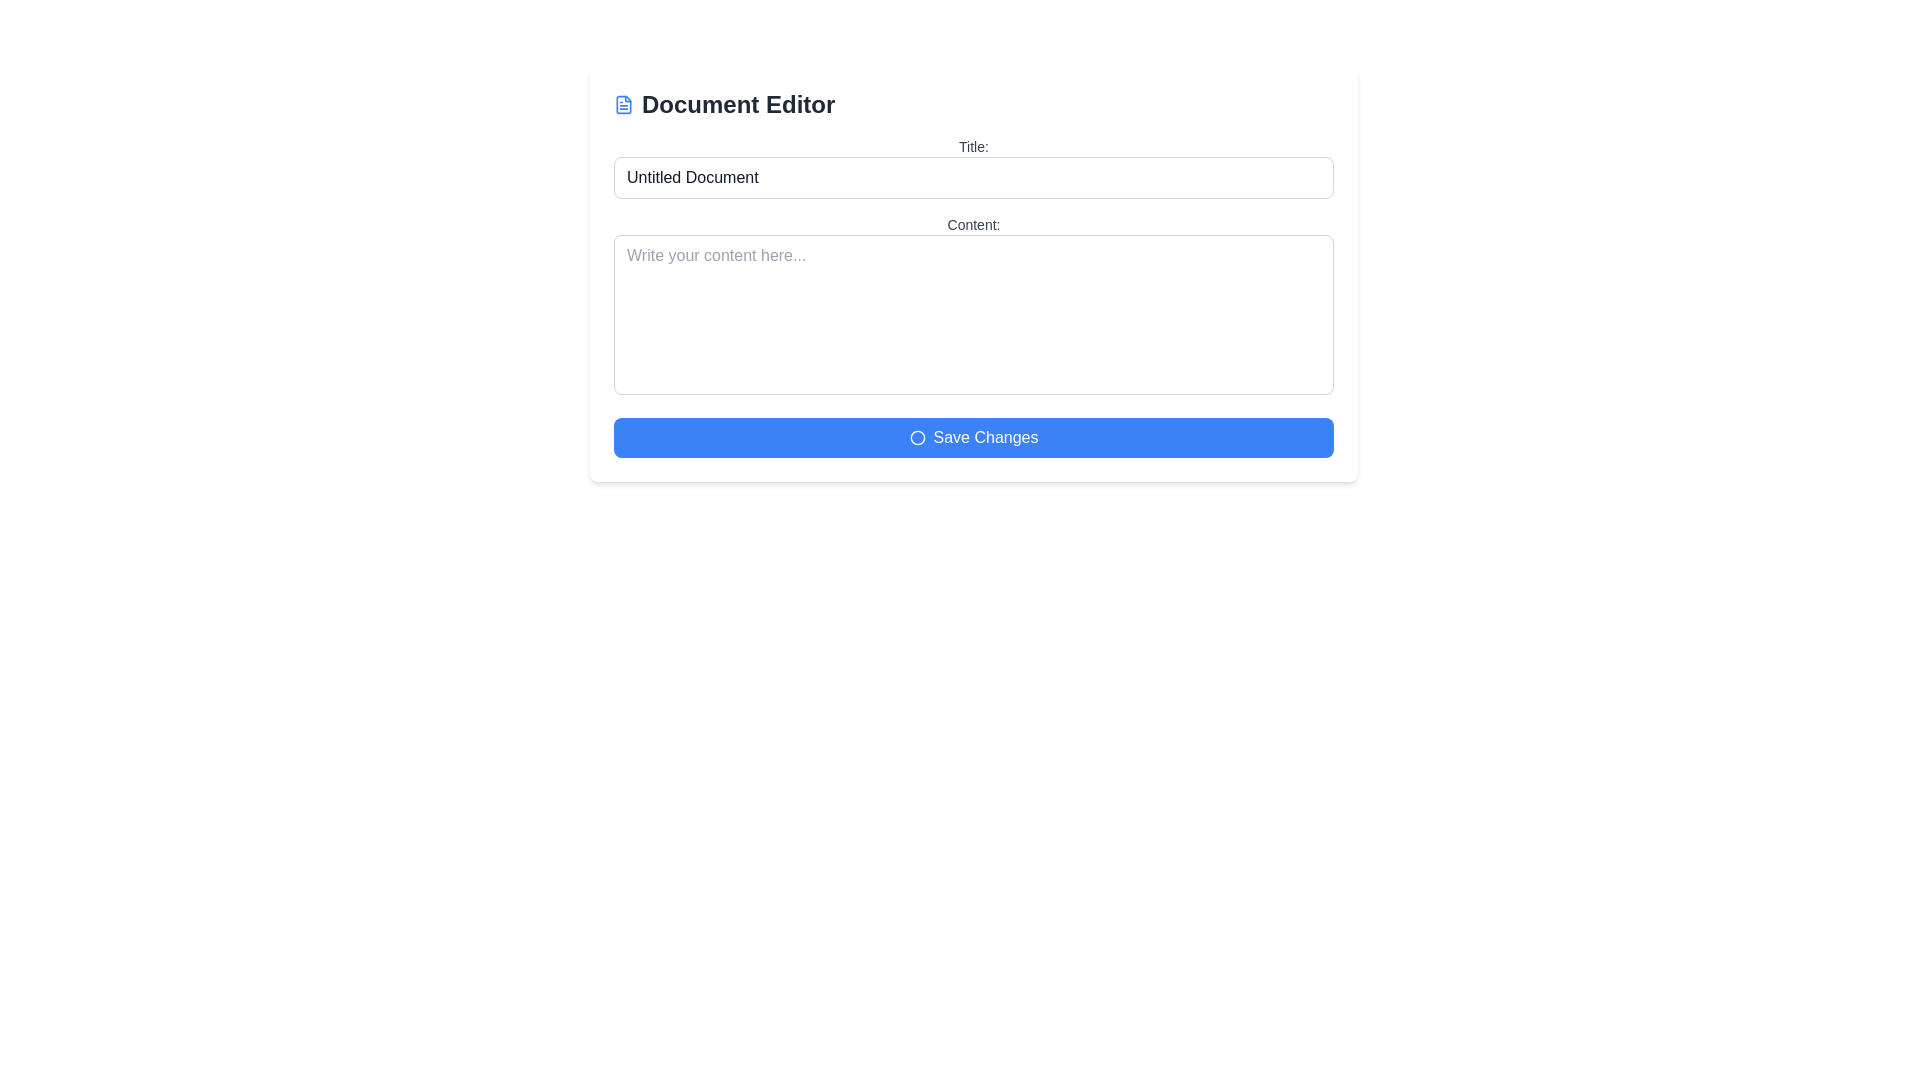 The image size is (1920, 1080). Describe the element at coordinates (623, 104) in the screenshot. I see `the document editor icon located to the left of the 'Document Editor' text in the header section of the interface` at that location.